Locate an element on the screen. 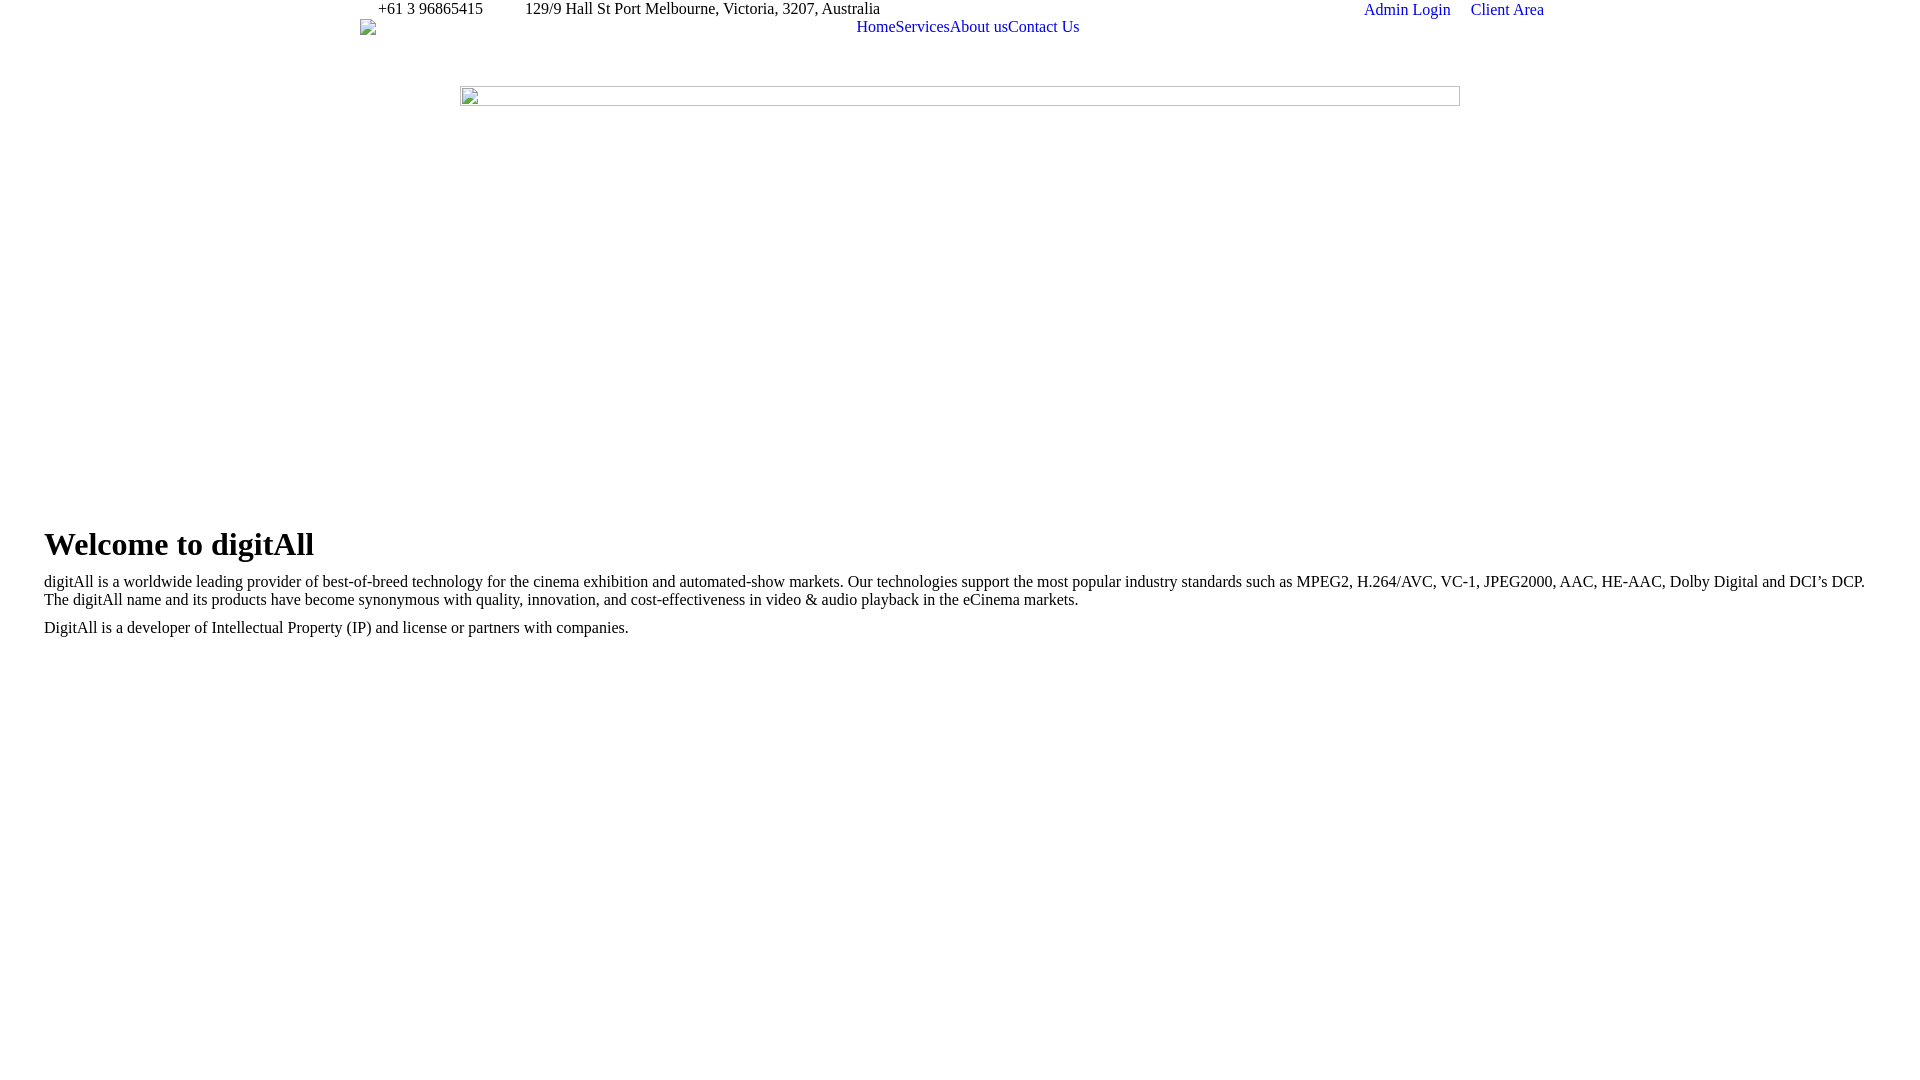 The height and width of the screenshot is (1080, 1920). 'About us' is located at coordinates (979, 27).